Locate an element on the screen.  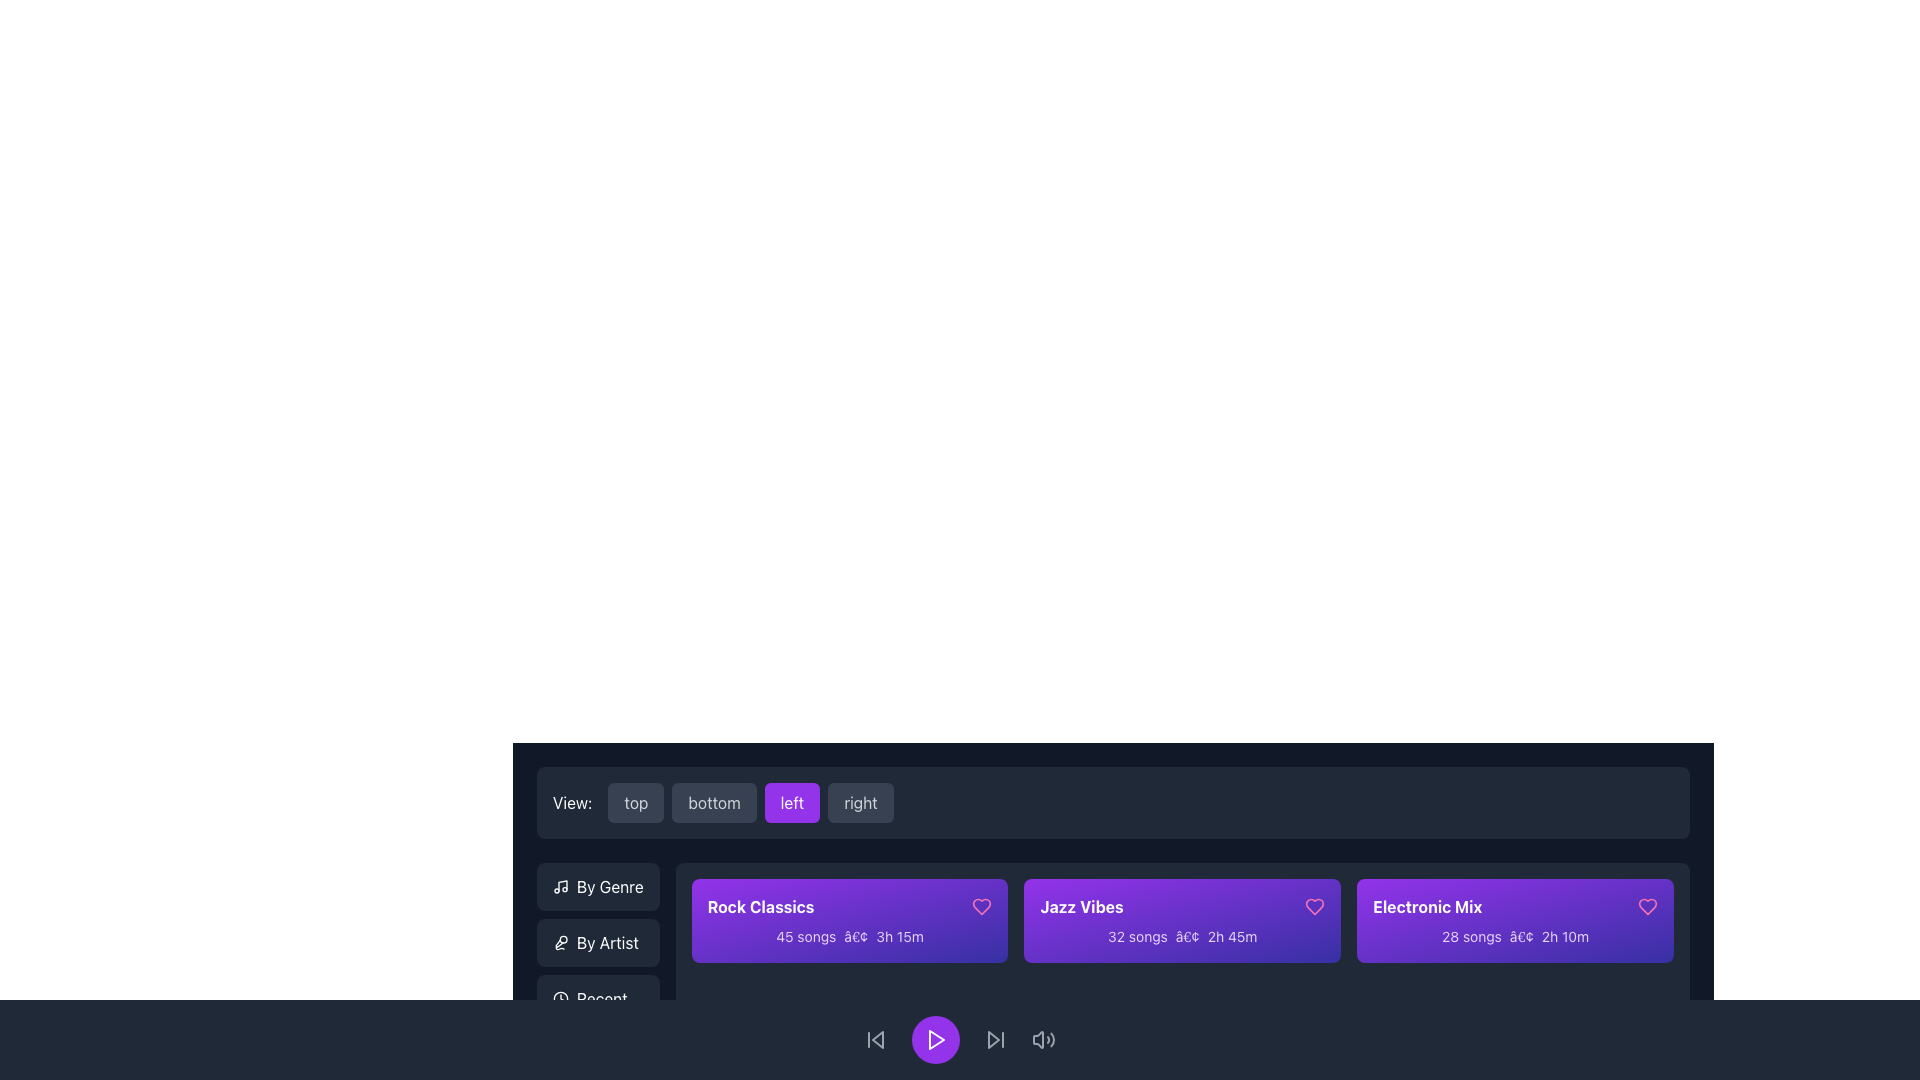
text label displaying '32 songs' located in the 'Jazz Vibes' playlist information block, which is the first textual component at the bottom of the block is located at coordinates (1137, 936).